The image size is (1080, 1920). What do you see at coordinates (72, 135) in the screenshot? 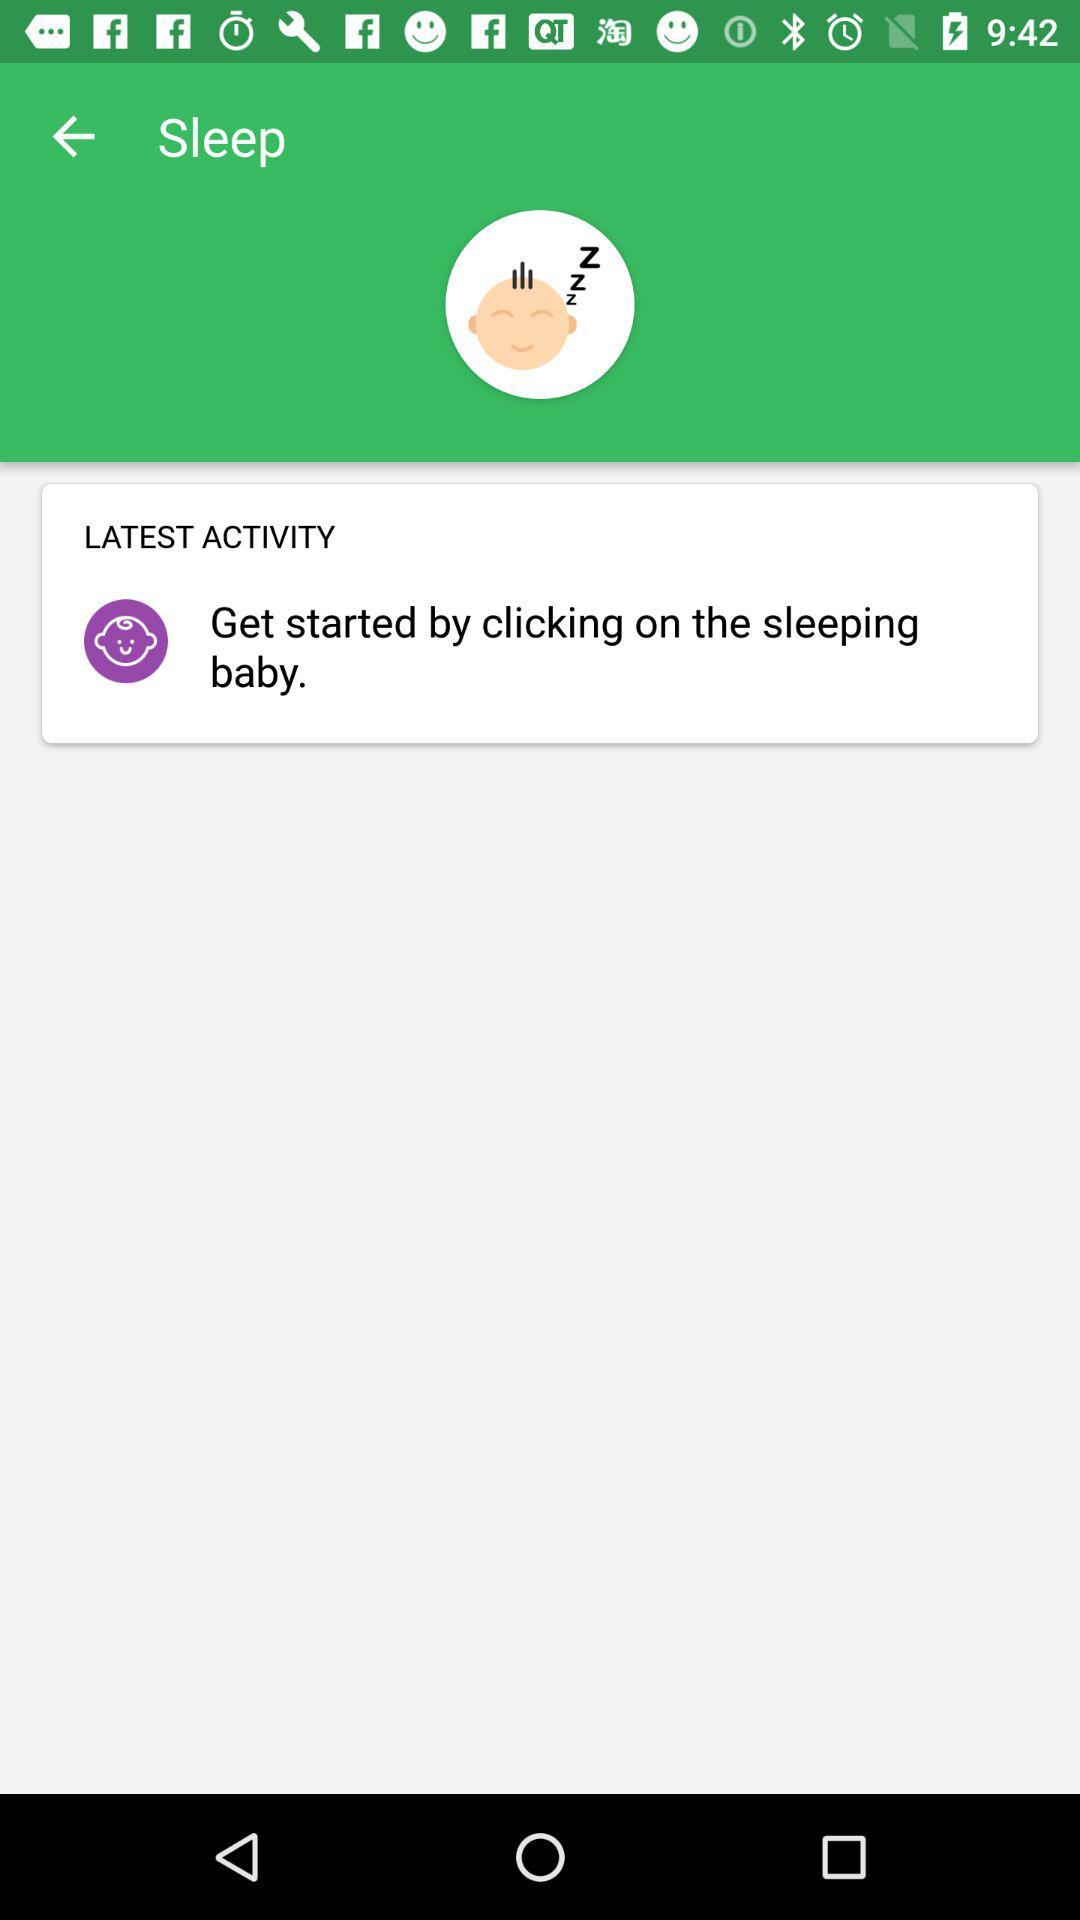
I see `the app next to sleep icon` at bounding box center [72, 135].